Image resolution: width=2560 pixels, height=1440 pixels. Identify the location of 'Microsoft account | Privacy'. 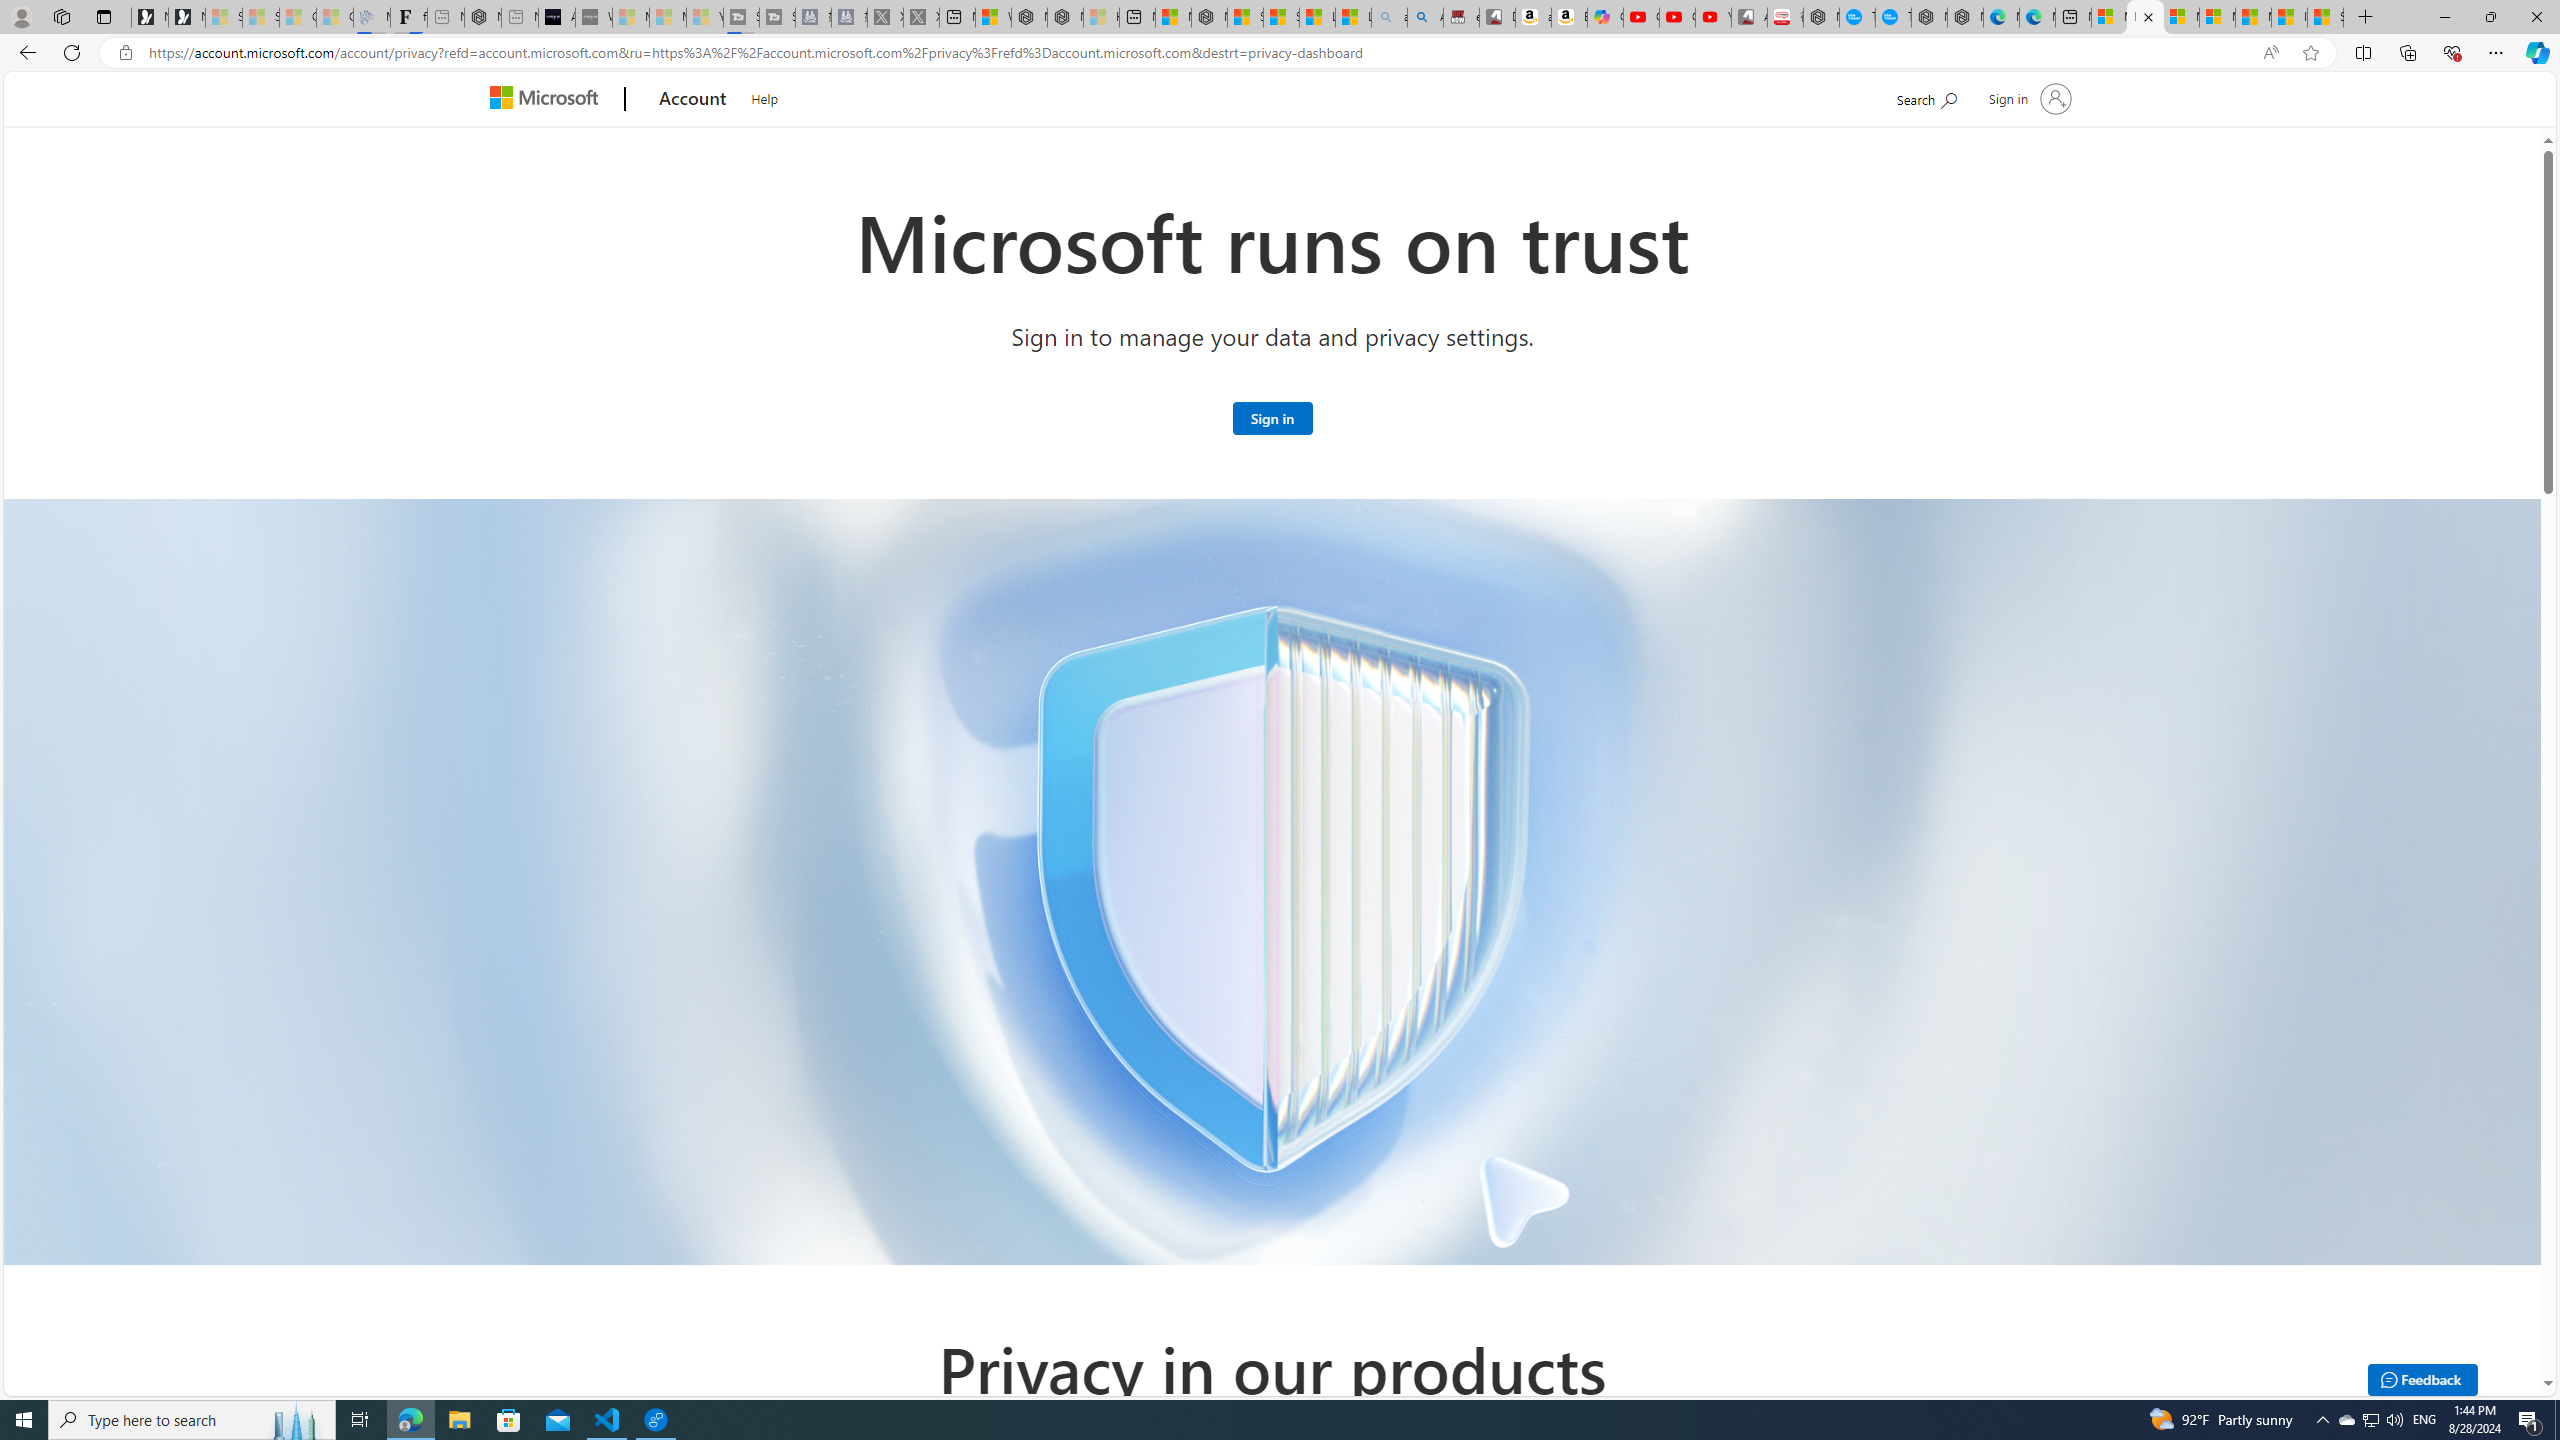
(2217, 16).